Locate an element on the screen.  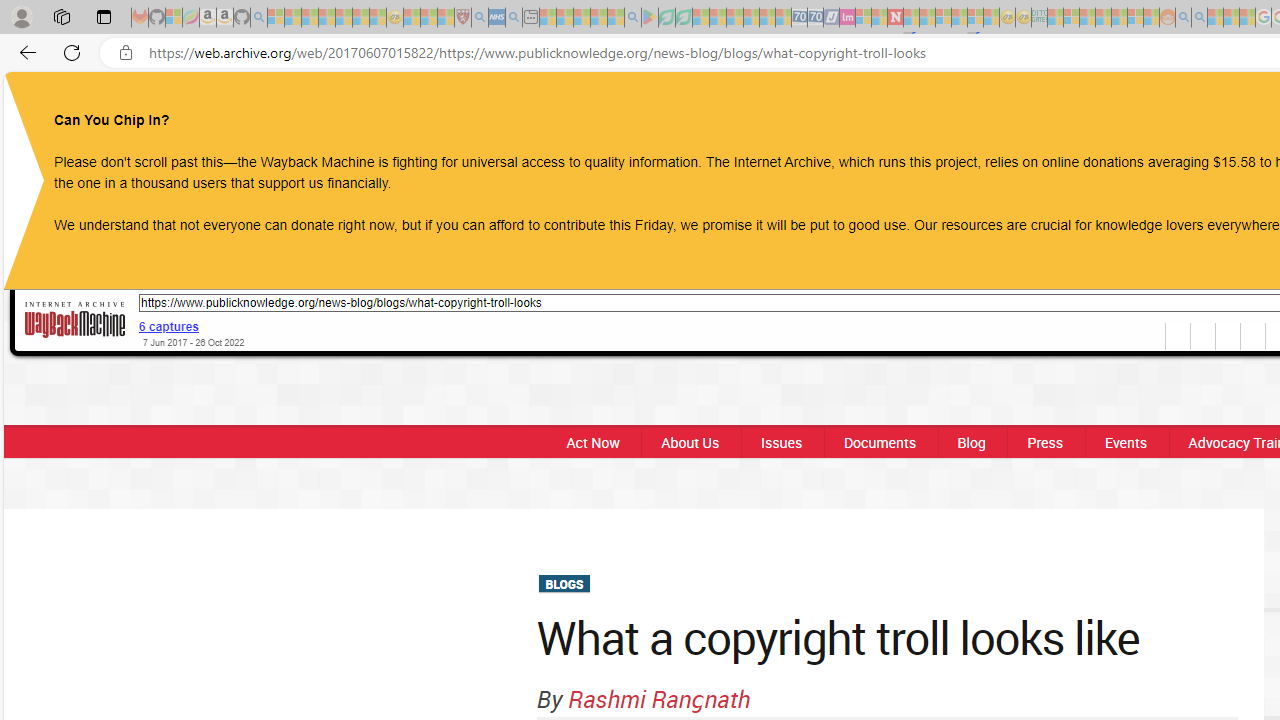
'Latest Politics News & Archive | Newsweek.com - Sleeping' is located at coordinates (894, 17).